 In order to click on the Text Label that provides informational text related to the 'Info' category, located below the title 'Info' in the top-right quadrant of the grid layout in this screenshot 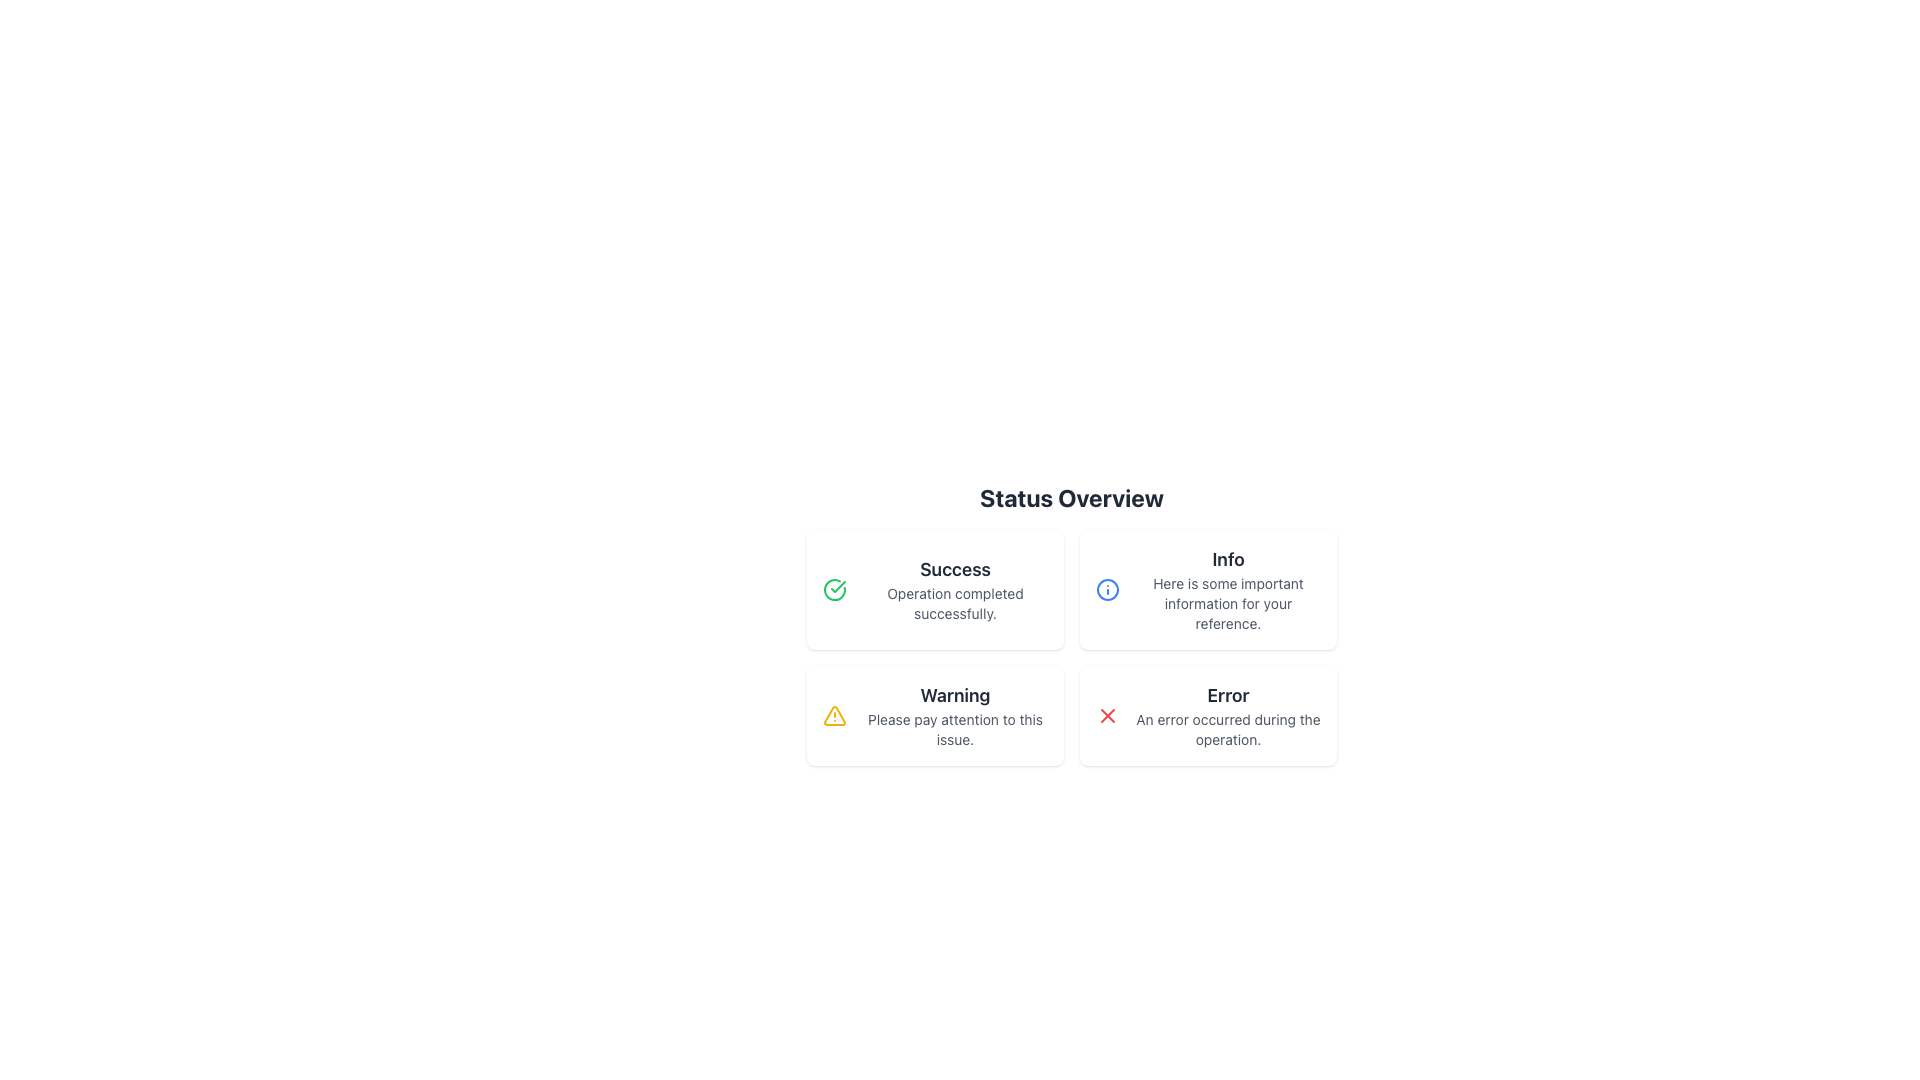, I will do `click(1227, 603)`.